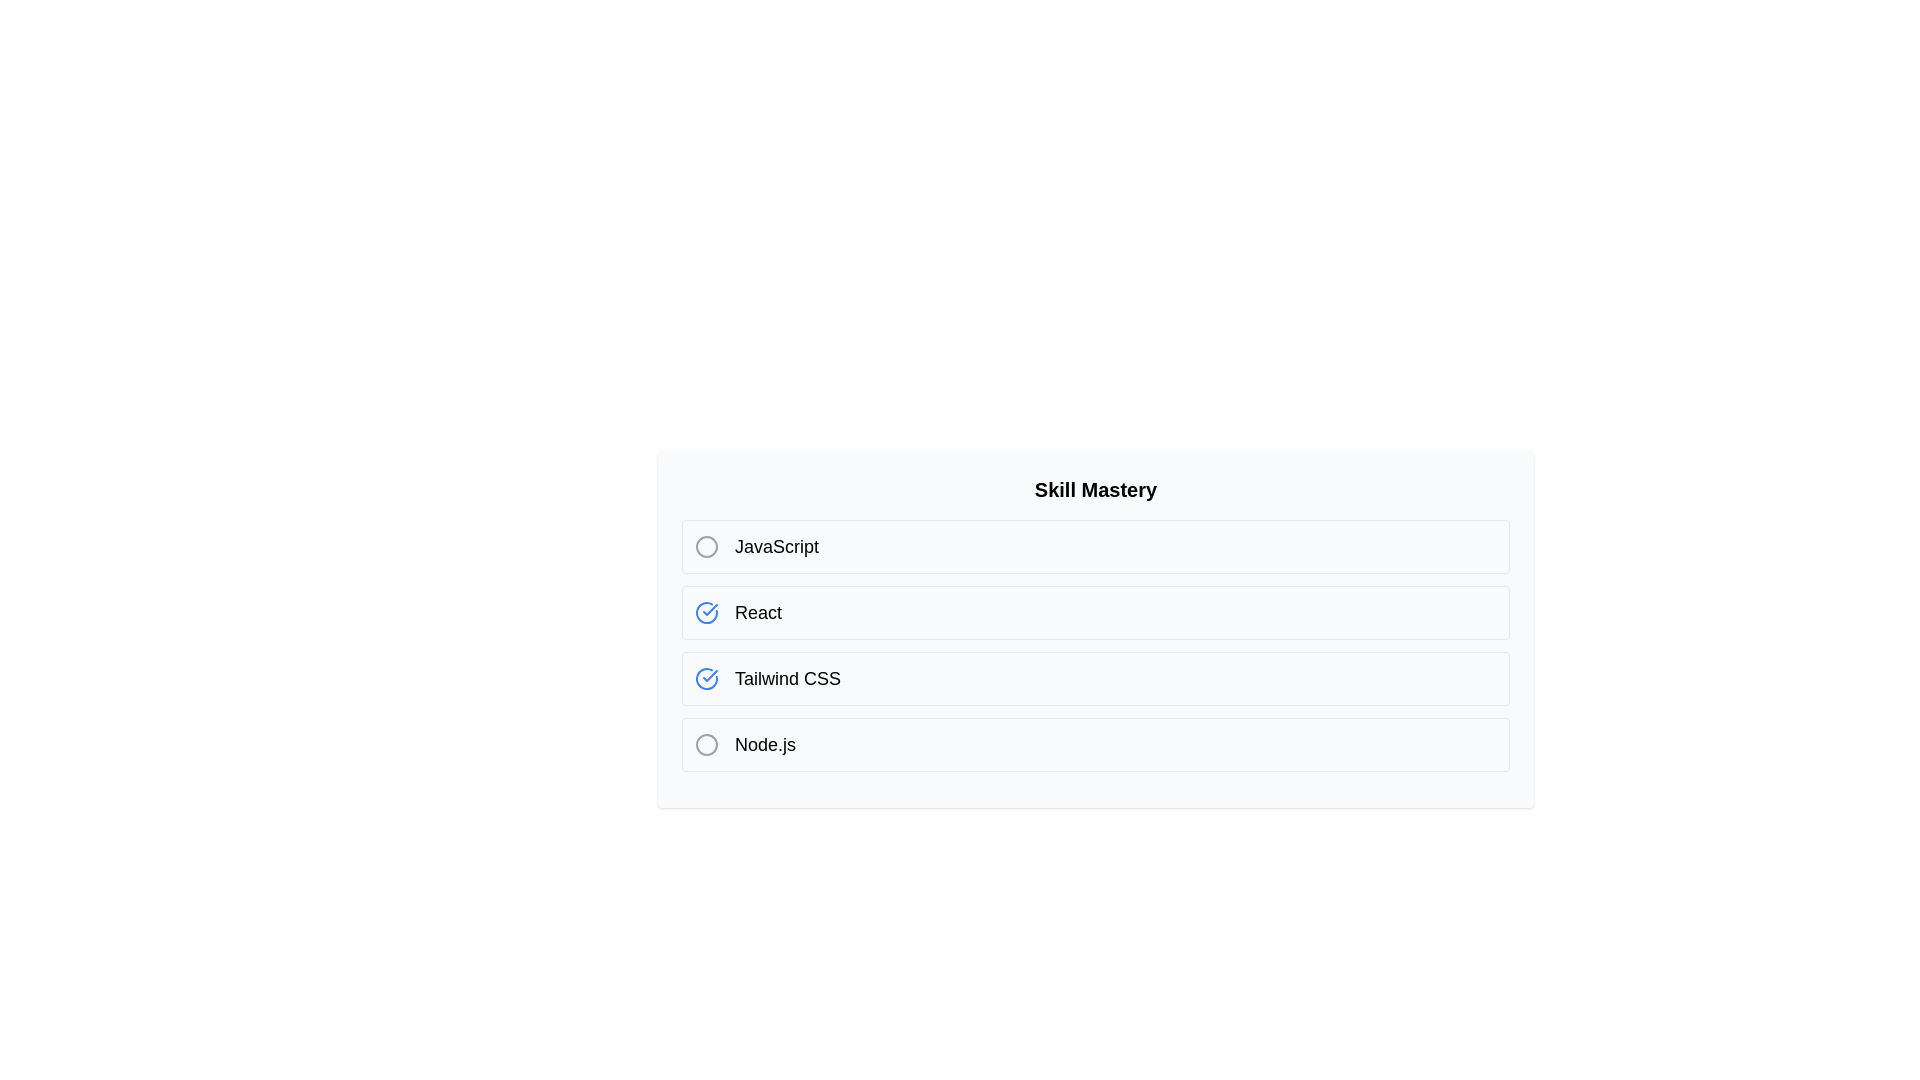 Image resolution: width=1920 pixels, height=1080 pixels. What do you see at coordinates (1094, 677) in the screenshot?
I see `the skill list item Tailwind CSS to observe the hover effect` at bounding box center [1094, 677].